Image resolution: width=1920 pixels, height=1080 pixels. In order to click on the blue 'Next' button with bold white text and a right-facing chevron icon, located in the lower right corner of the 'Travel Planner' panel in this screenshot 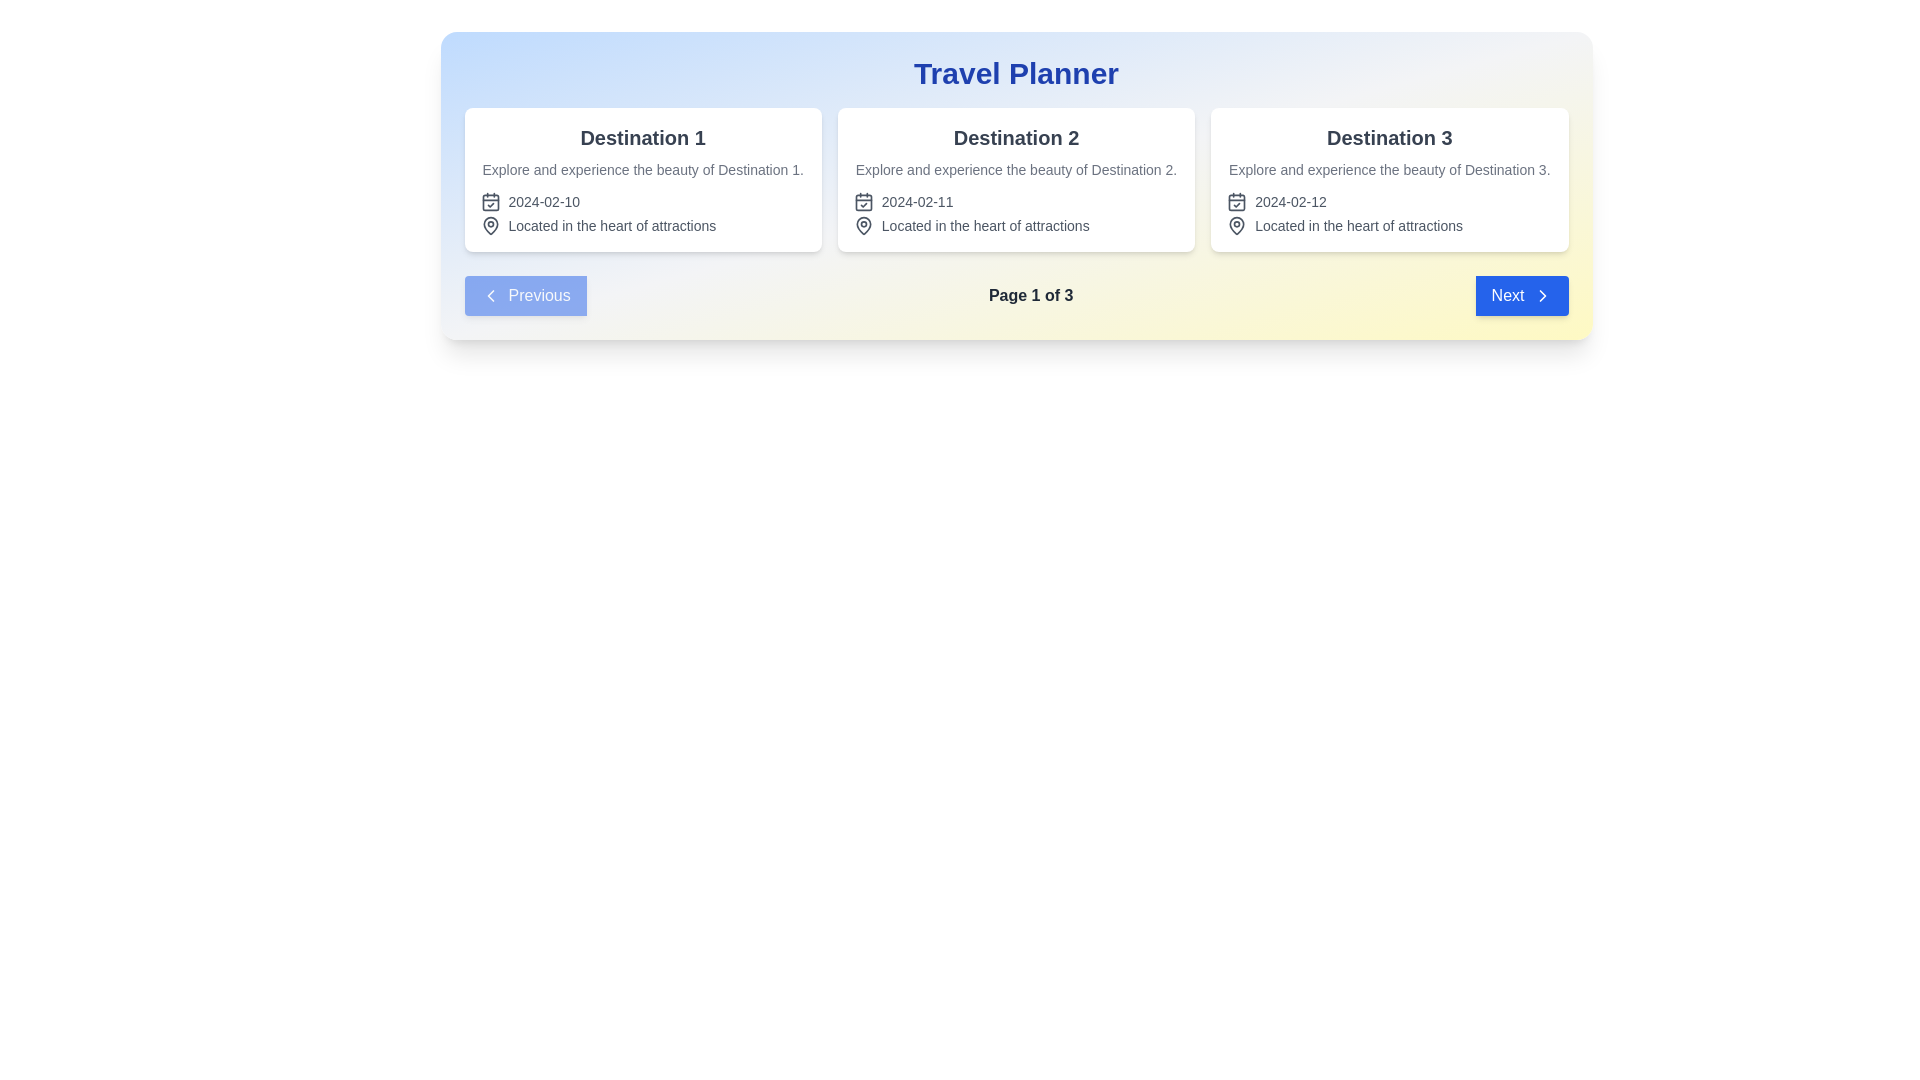, I will do `click(1520, 296)`.